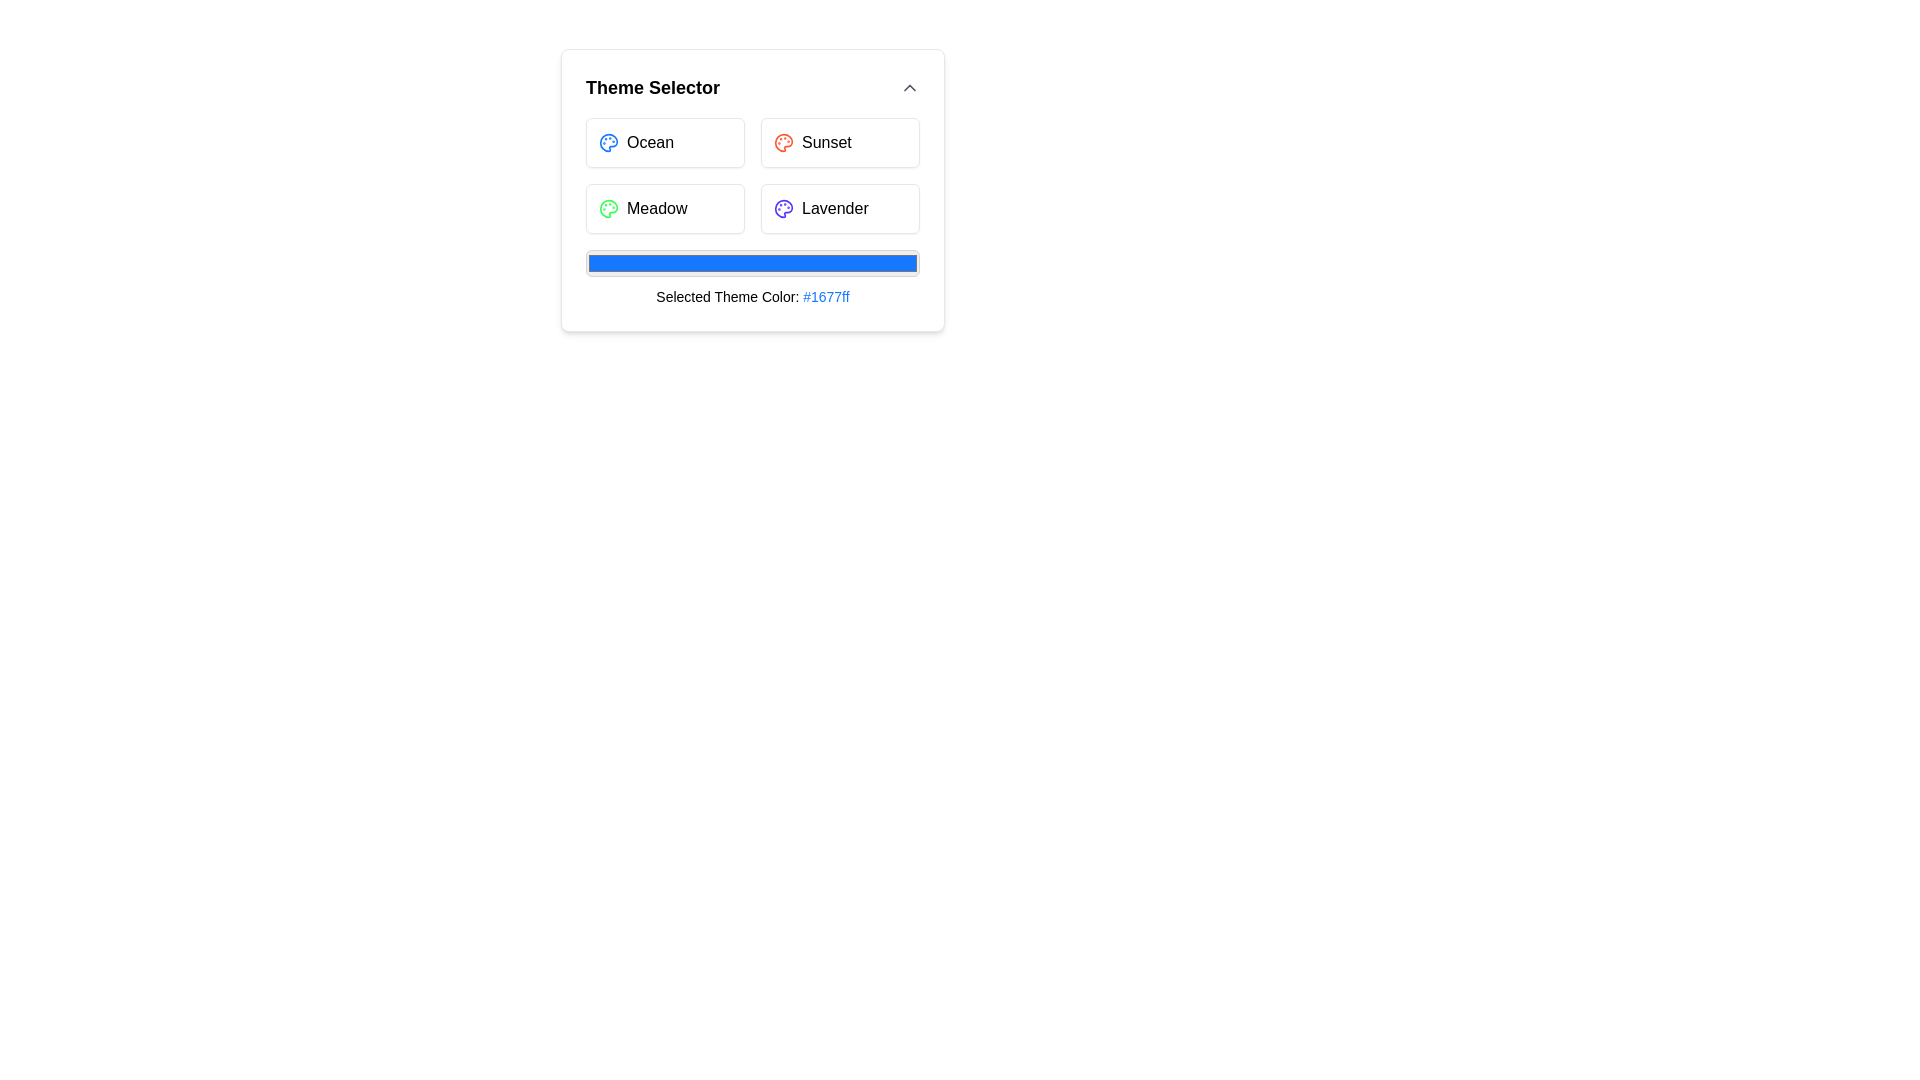 Image resolution: width=1920 pixels, height=1080 pixels. I want to click on the Lavender theme button located in the bottom-right corner of the theme selector grid, so click(840, 208).